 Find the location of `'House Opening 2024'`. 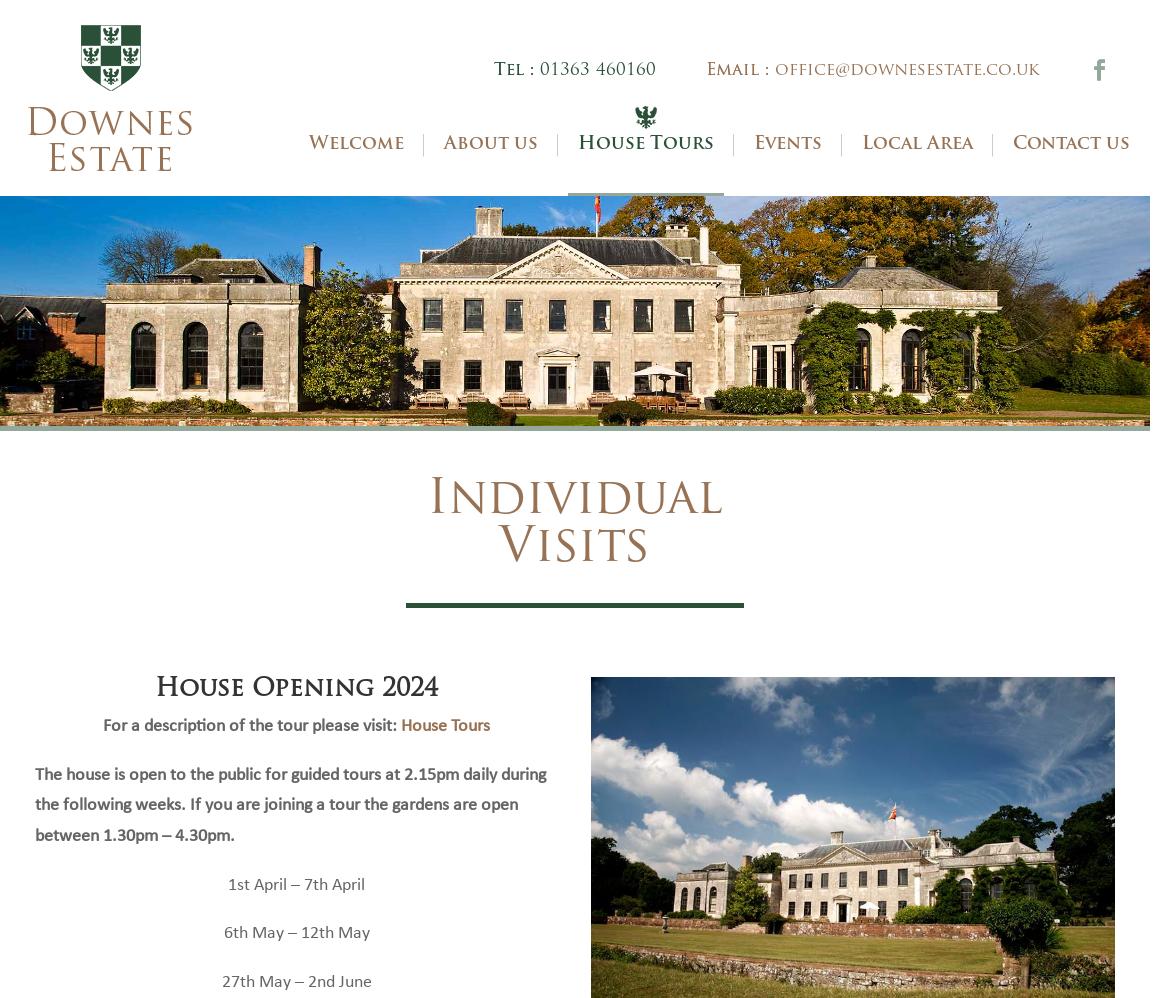

'House Opening 2024' is located at coordinates (295, 719).